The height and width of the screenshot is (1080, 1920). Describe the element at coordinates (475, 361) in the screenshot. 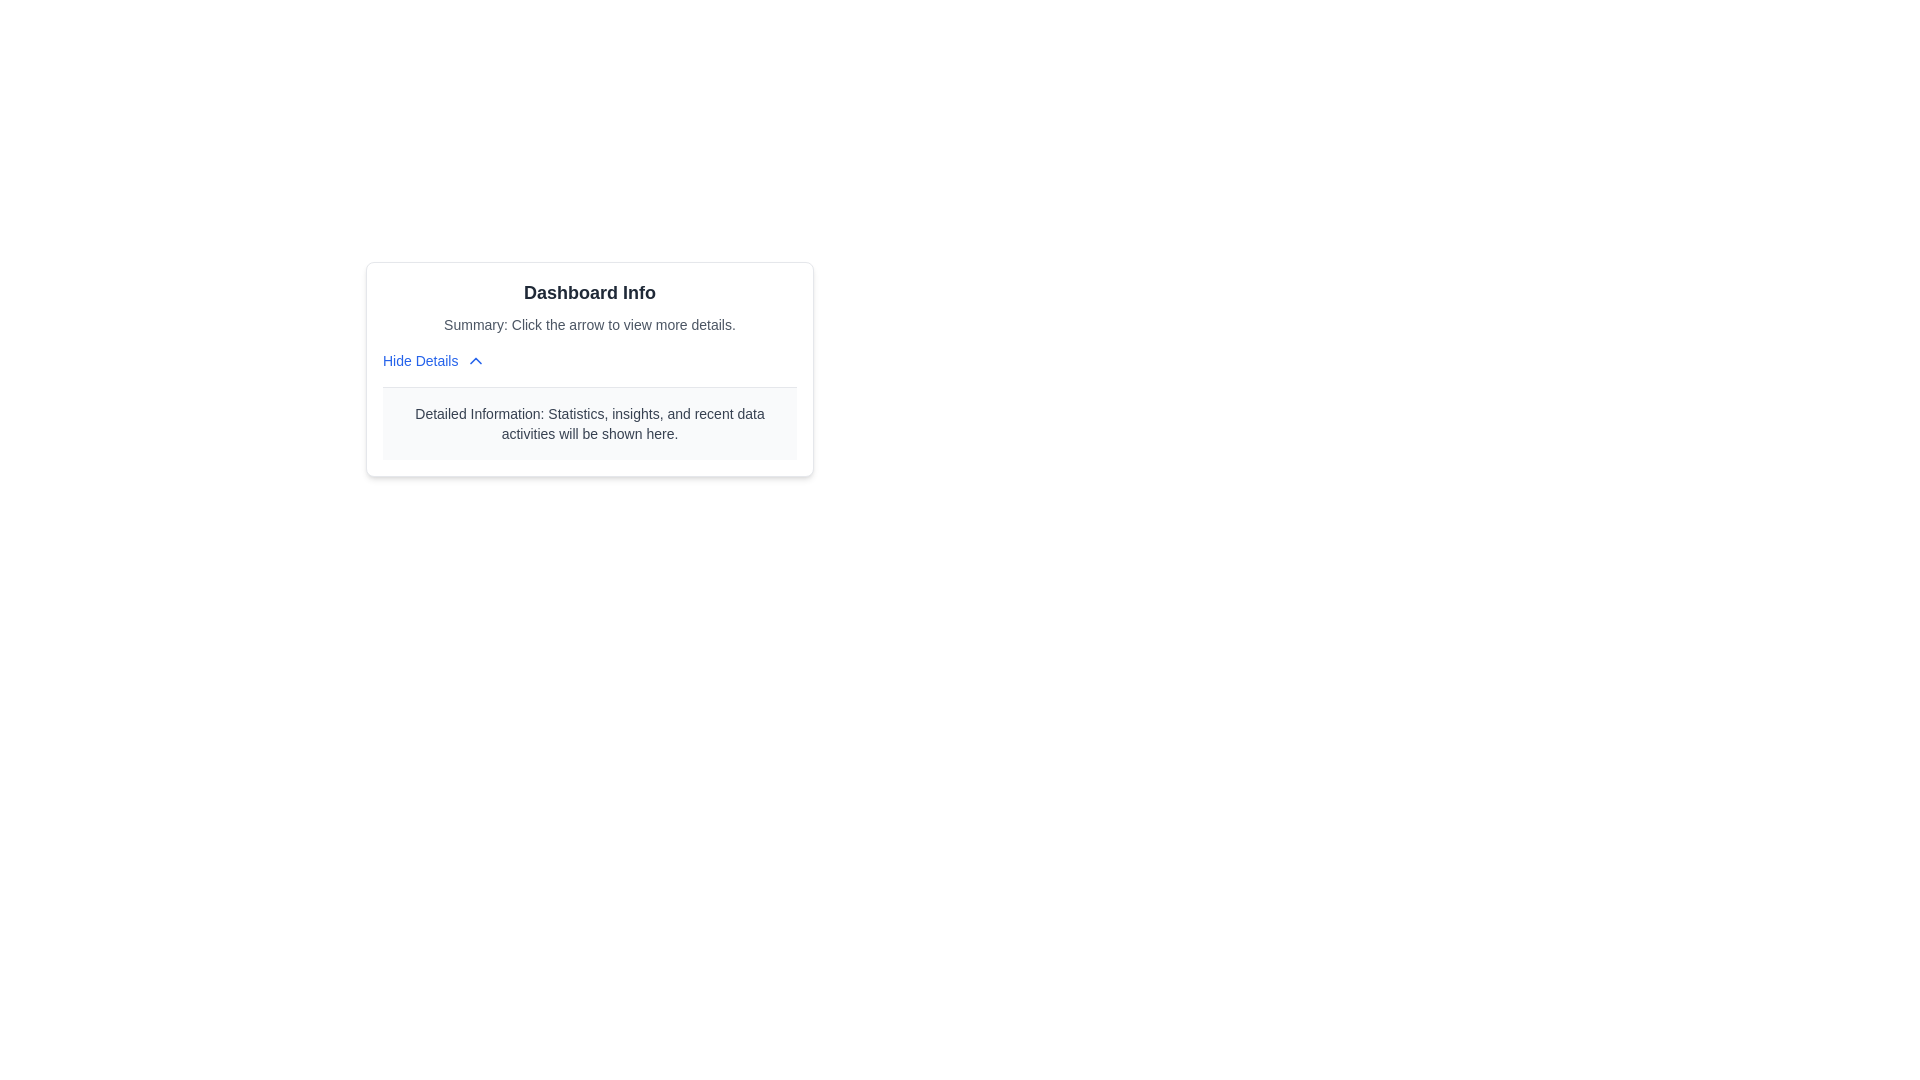

I see `the chevron icon located to the right of the 'Hide Details' text, which indicates the ability` at that location.